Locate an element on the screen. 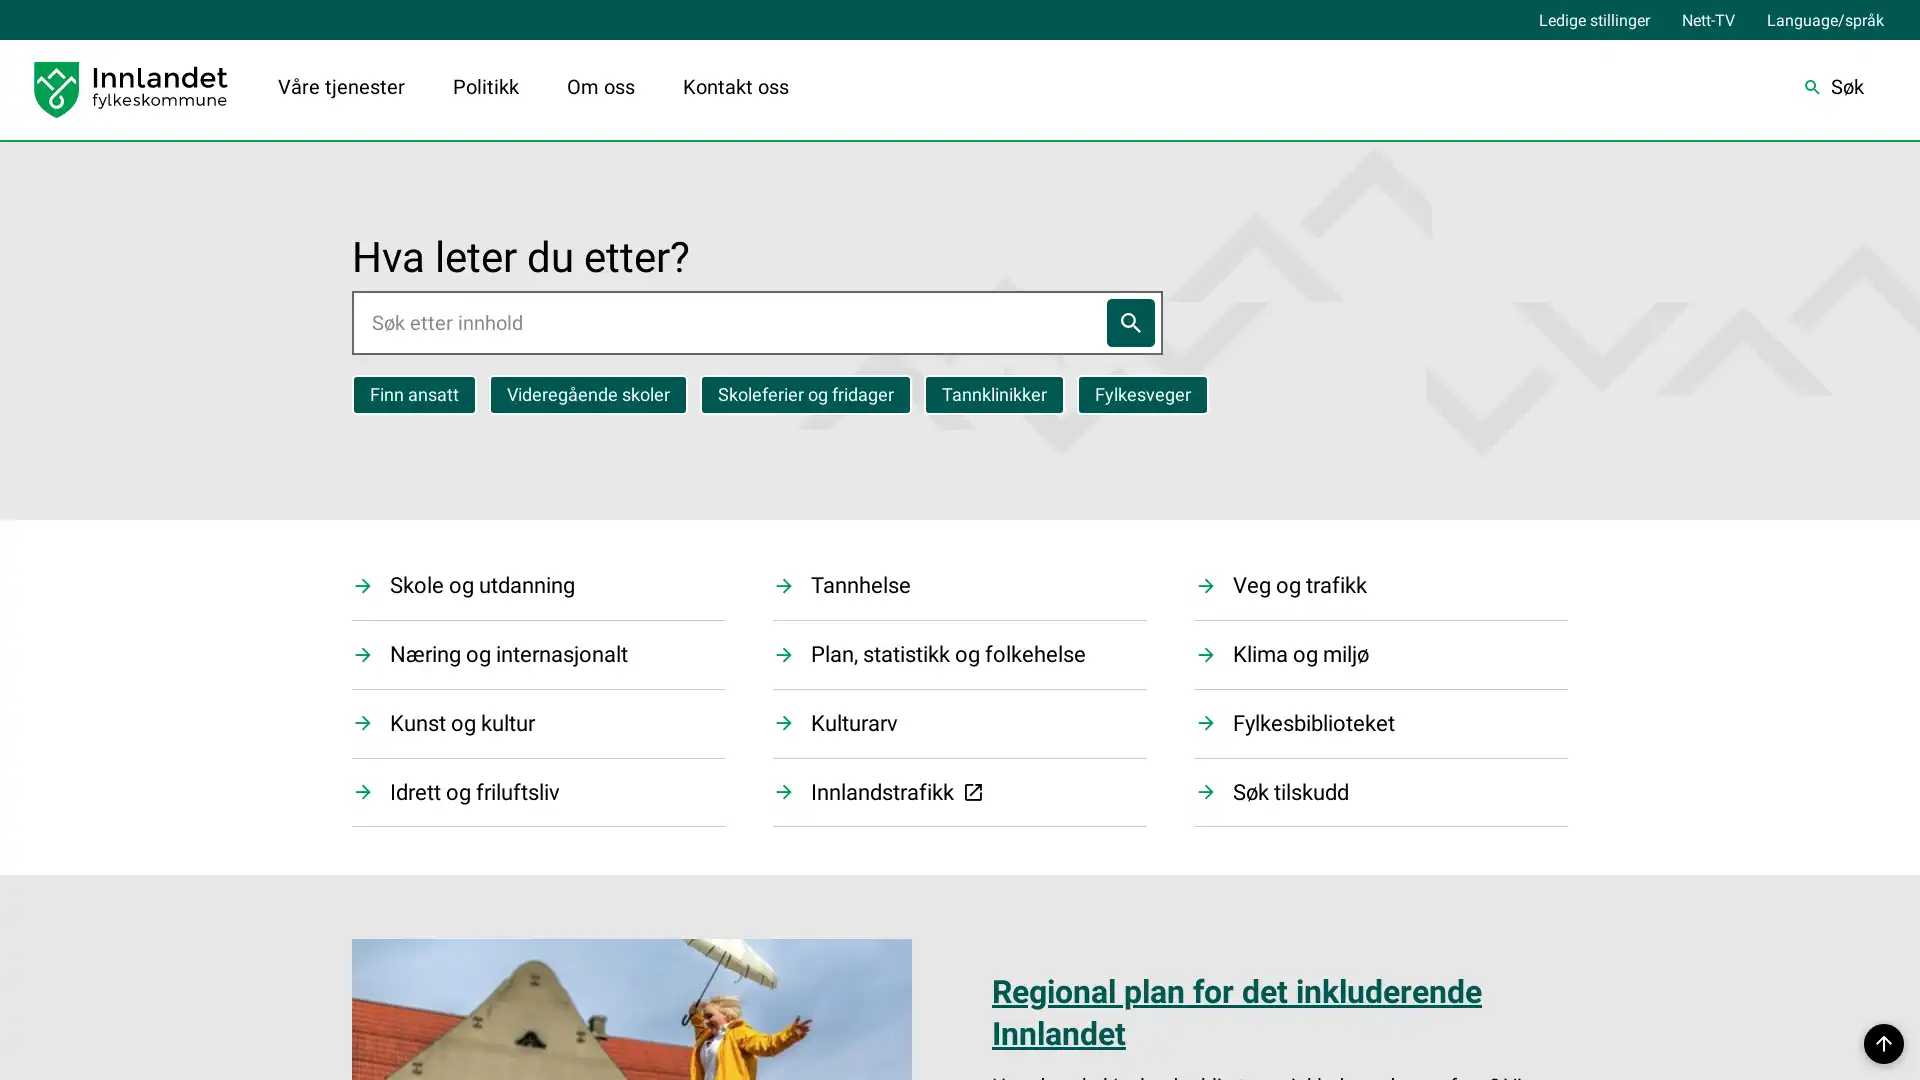 The image size is (1920, 1080). Sk is located at coordinates (1833, 88).